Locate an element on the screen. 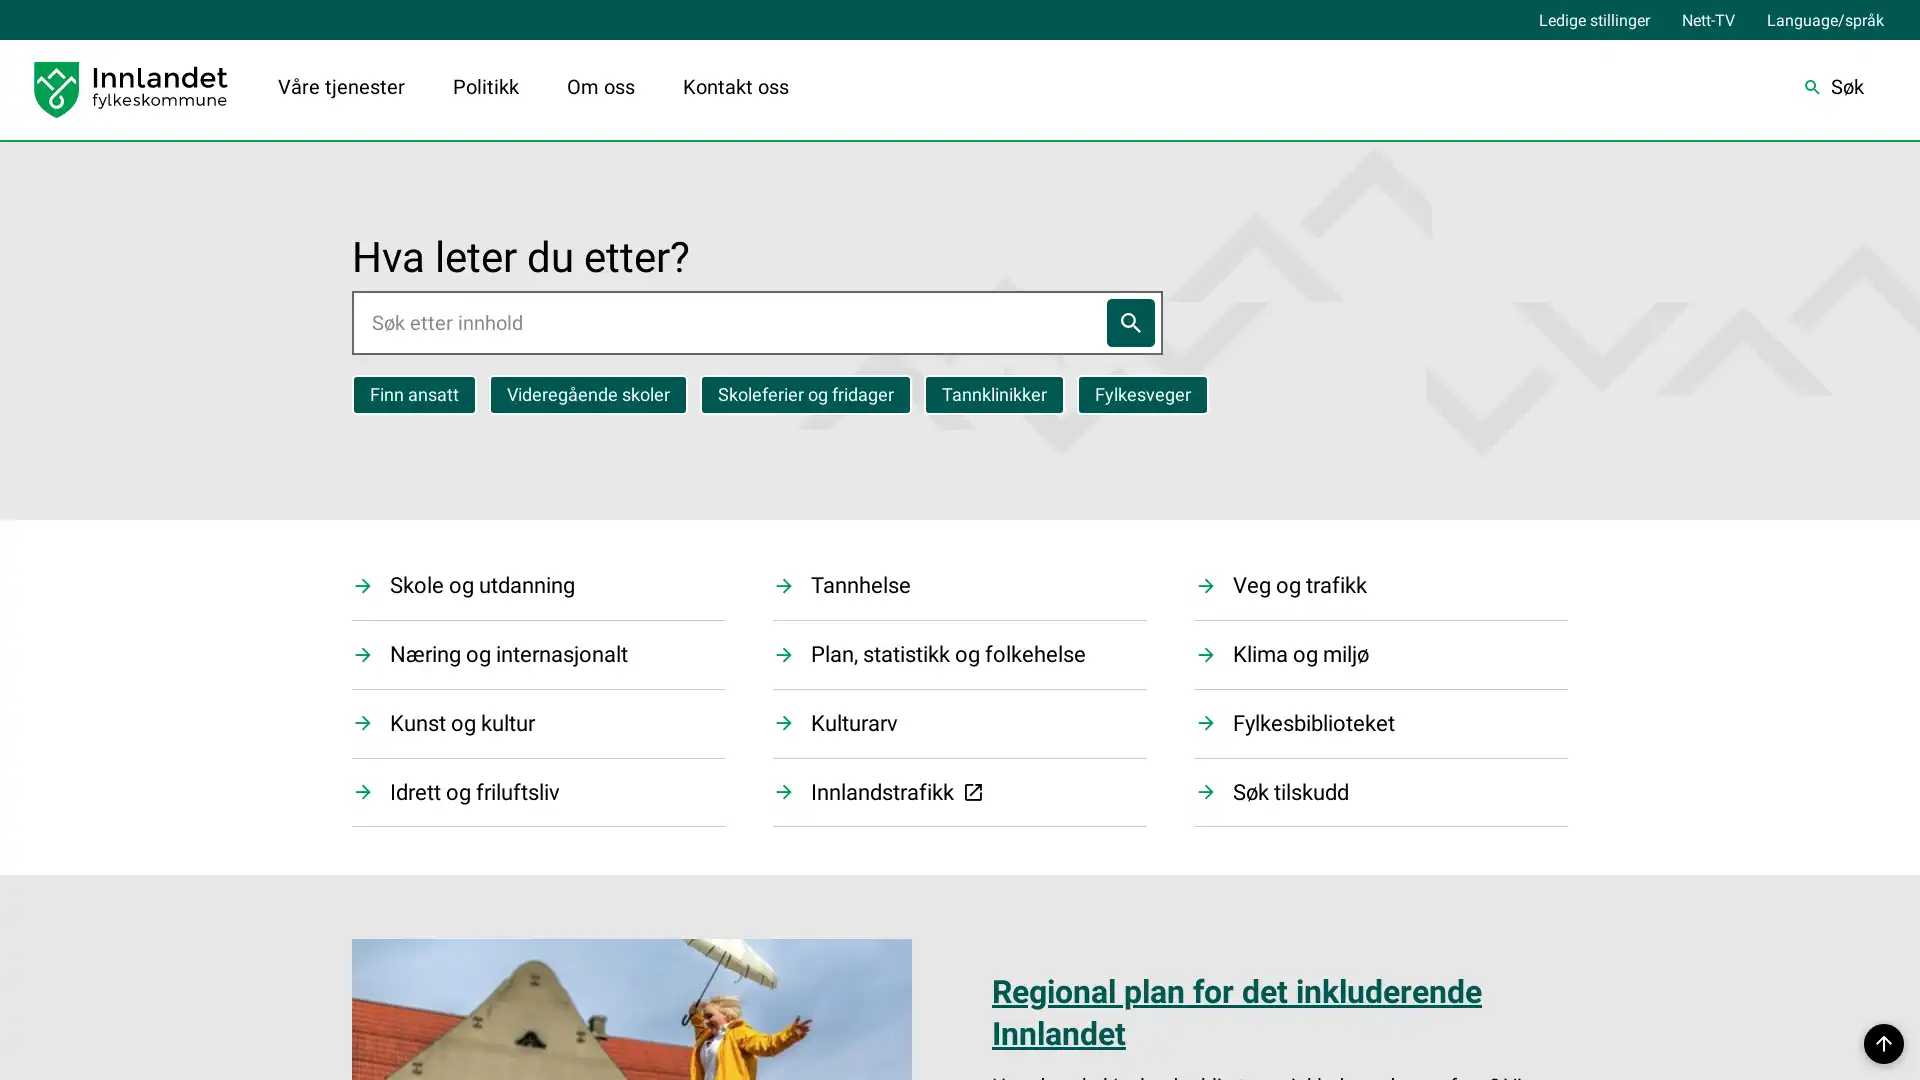 The image size is (1920, 1080). Sk is located at coordinates (1833, 88).